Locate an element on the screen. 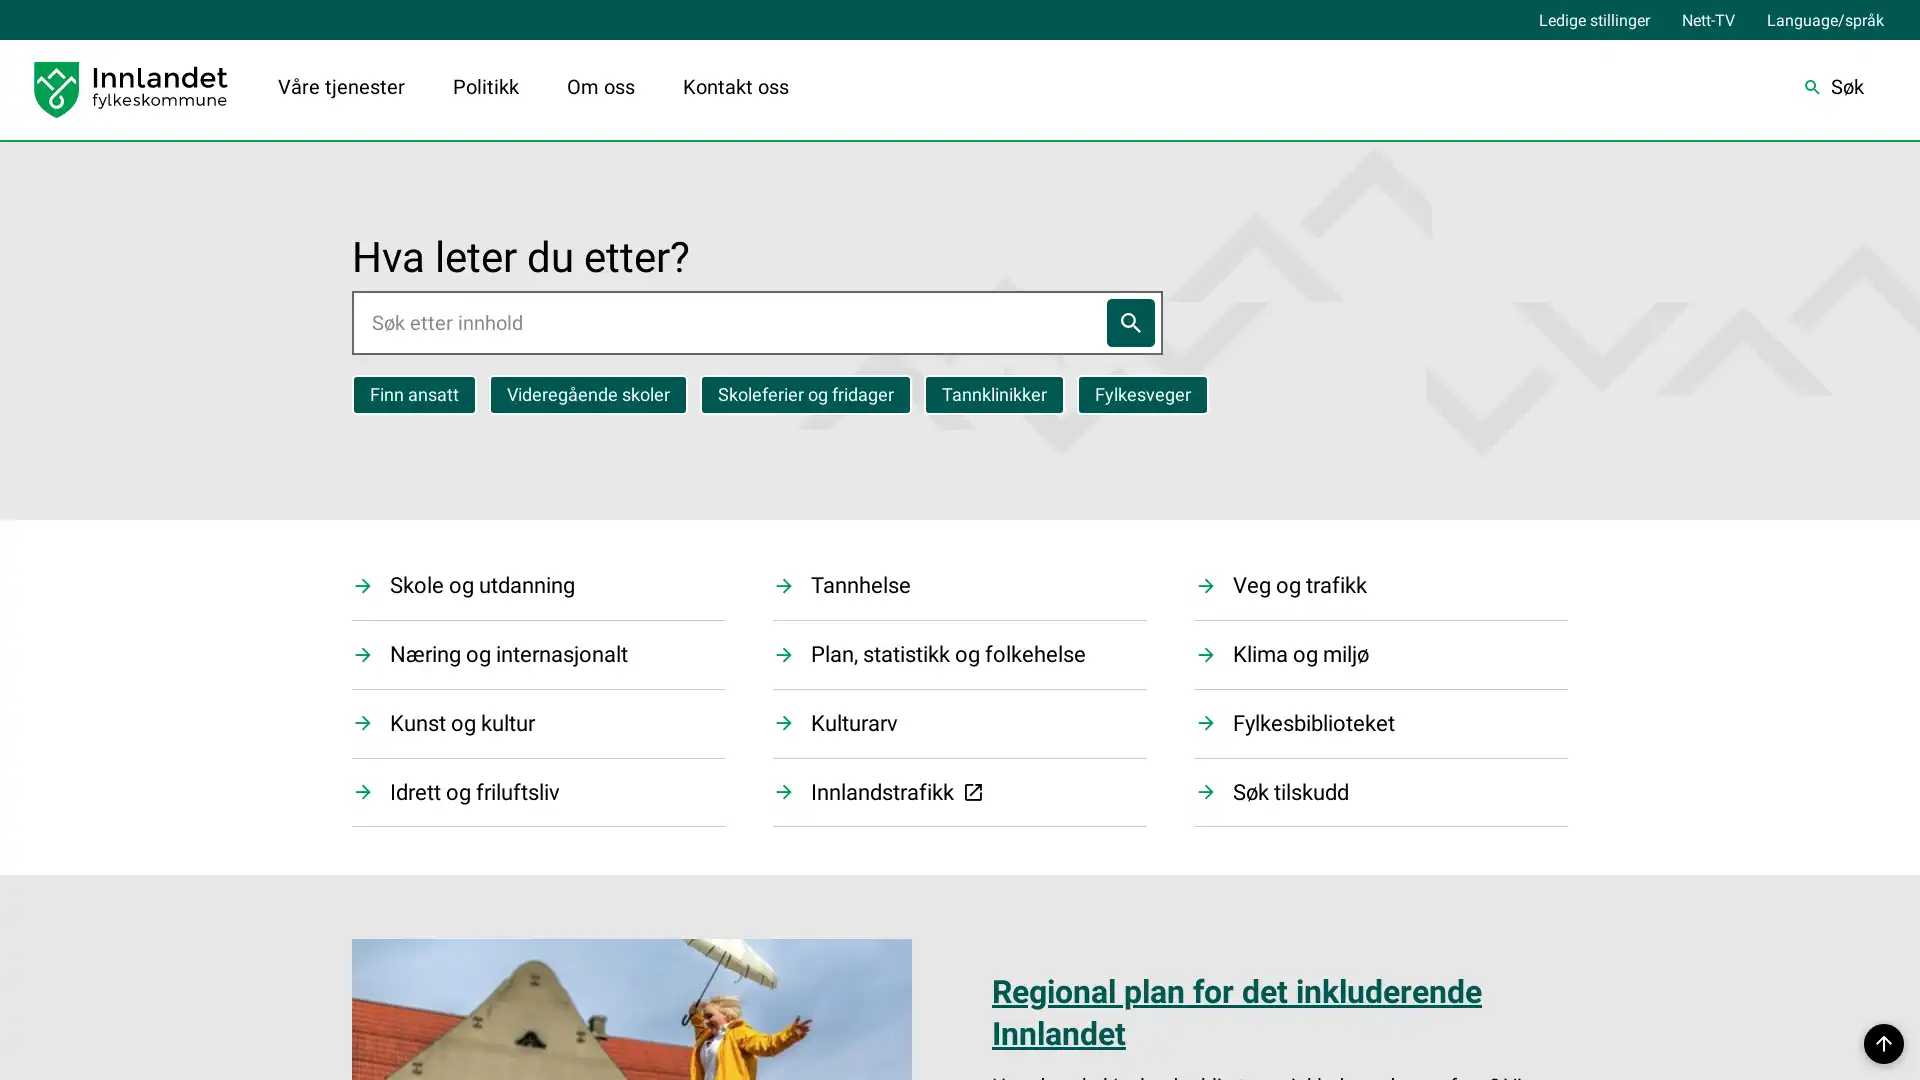 The image size is (1920, 1080). Sk is located at coordinates (1833, 88).